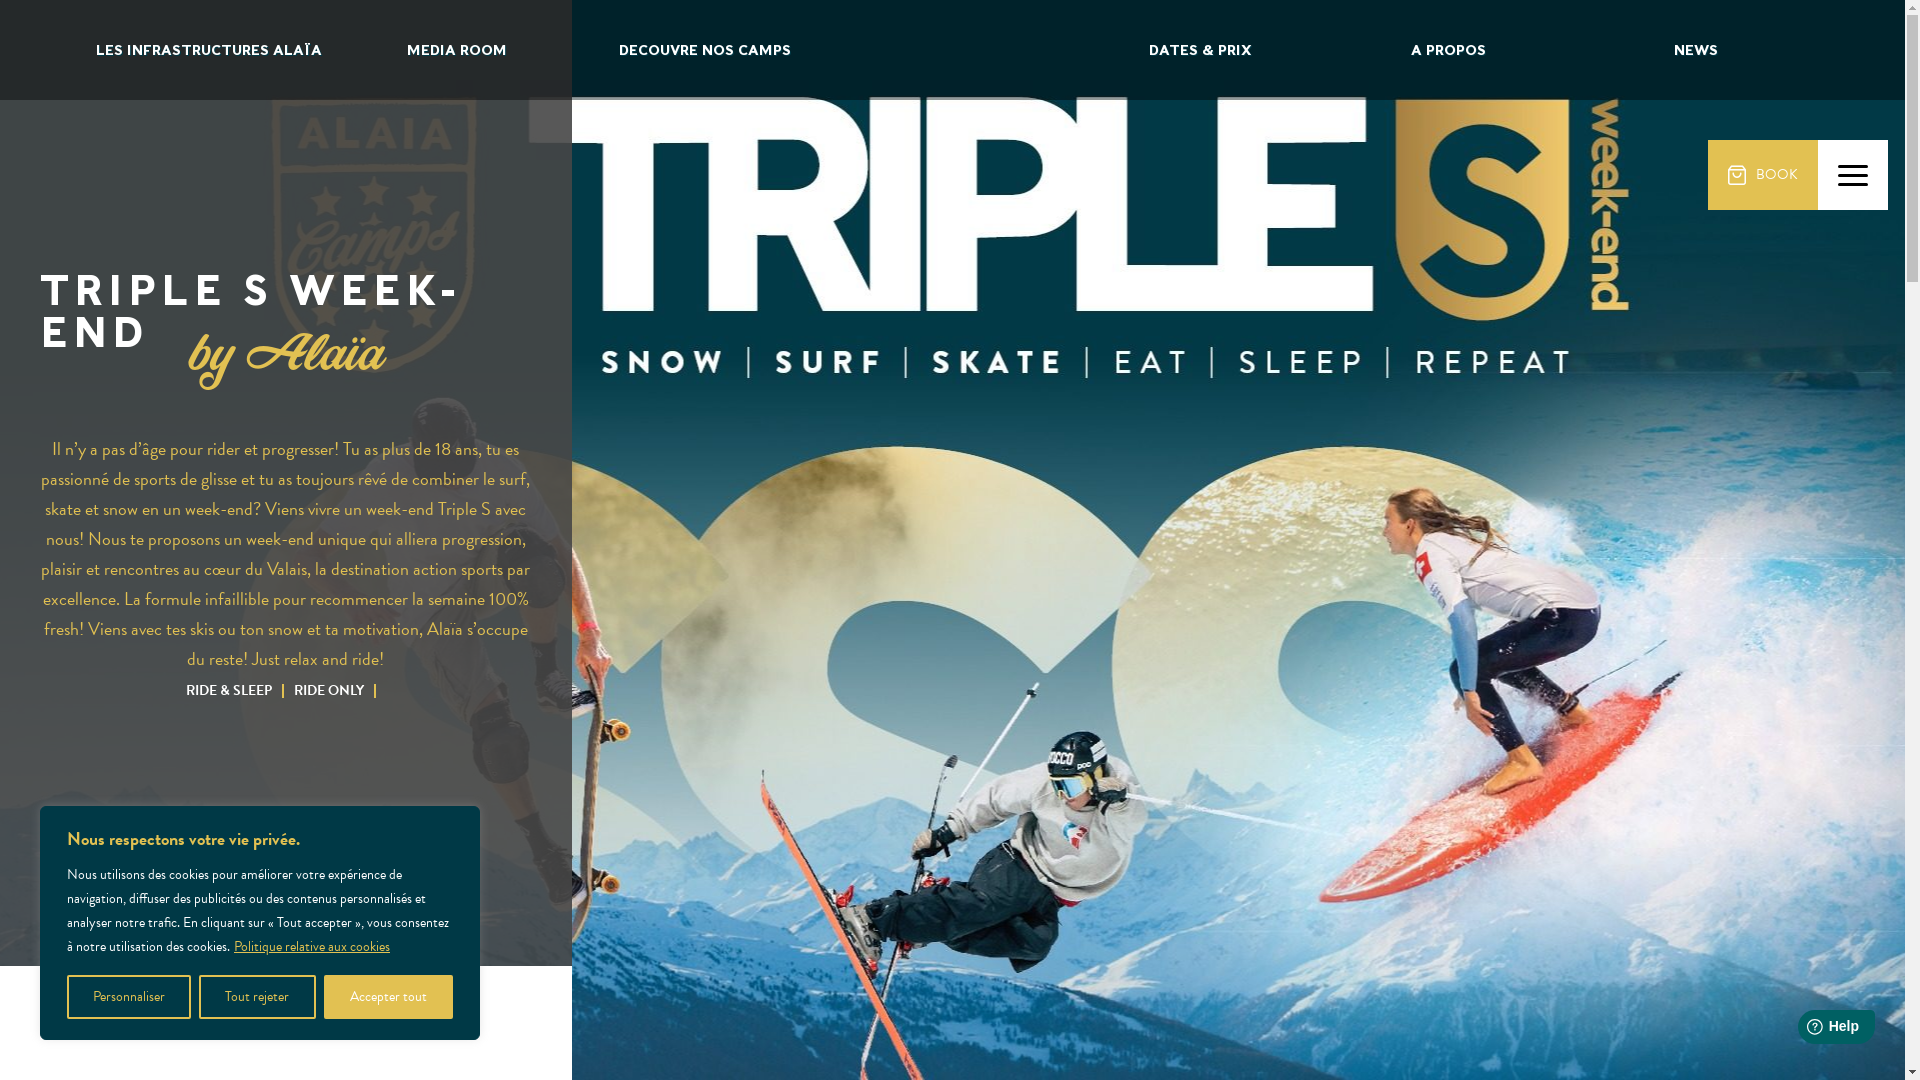 The height and width of the screenshot is (1080, 1920). I want to click on 'Accepter tout', so click(388, 996).